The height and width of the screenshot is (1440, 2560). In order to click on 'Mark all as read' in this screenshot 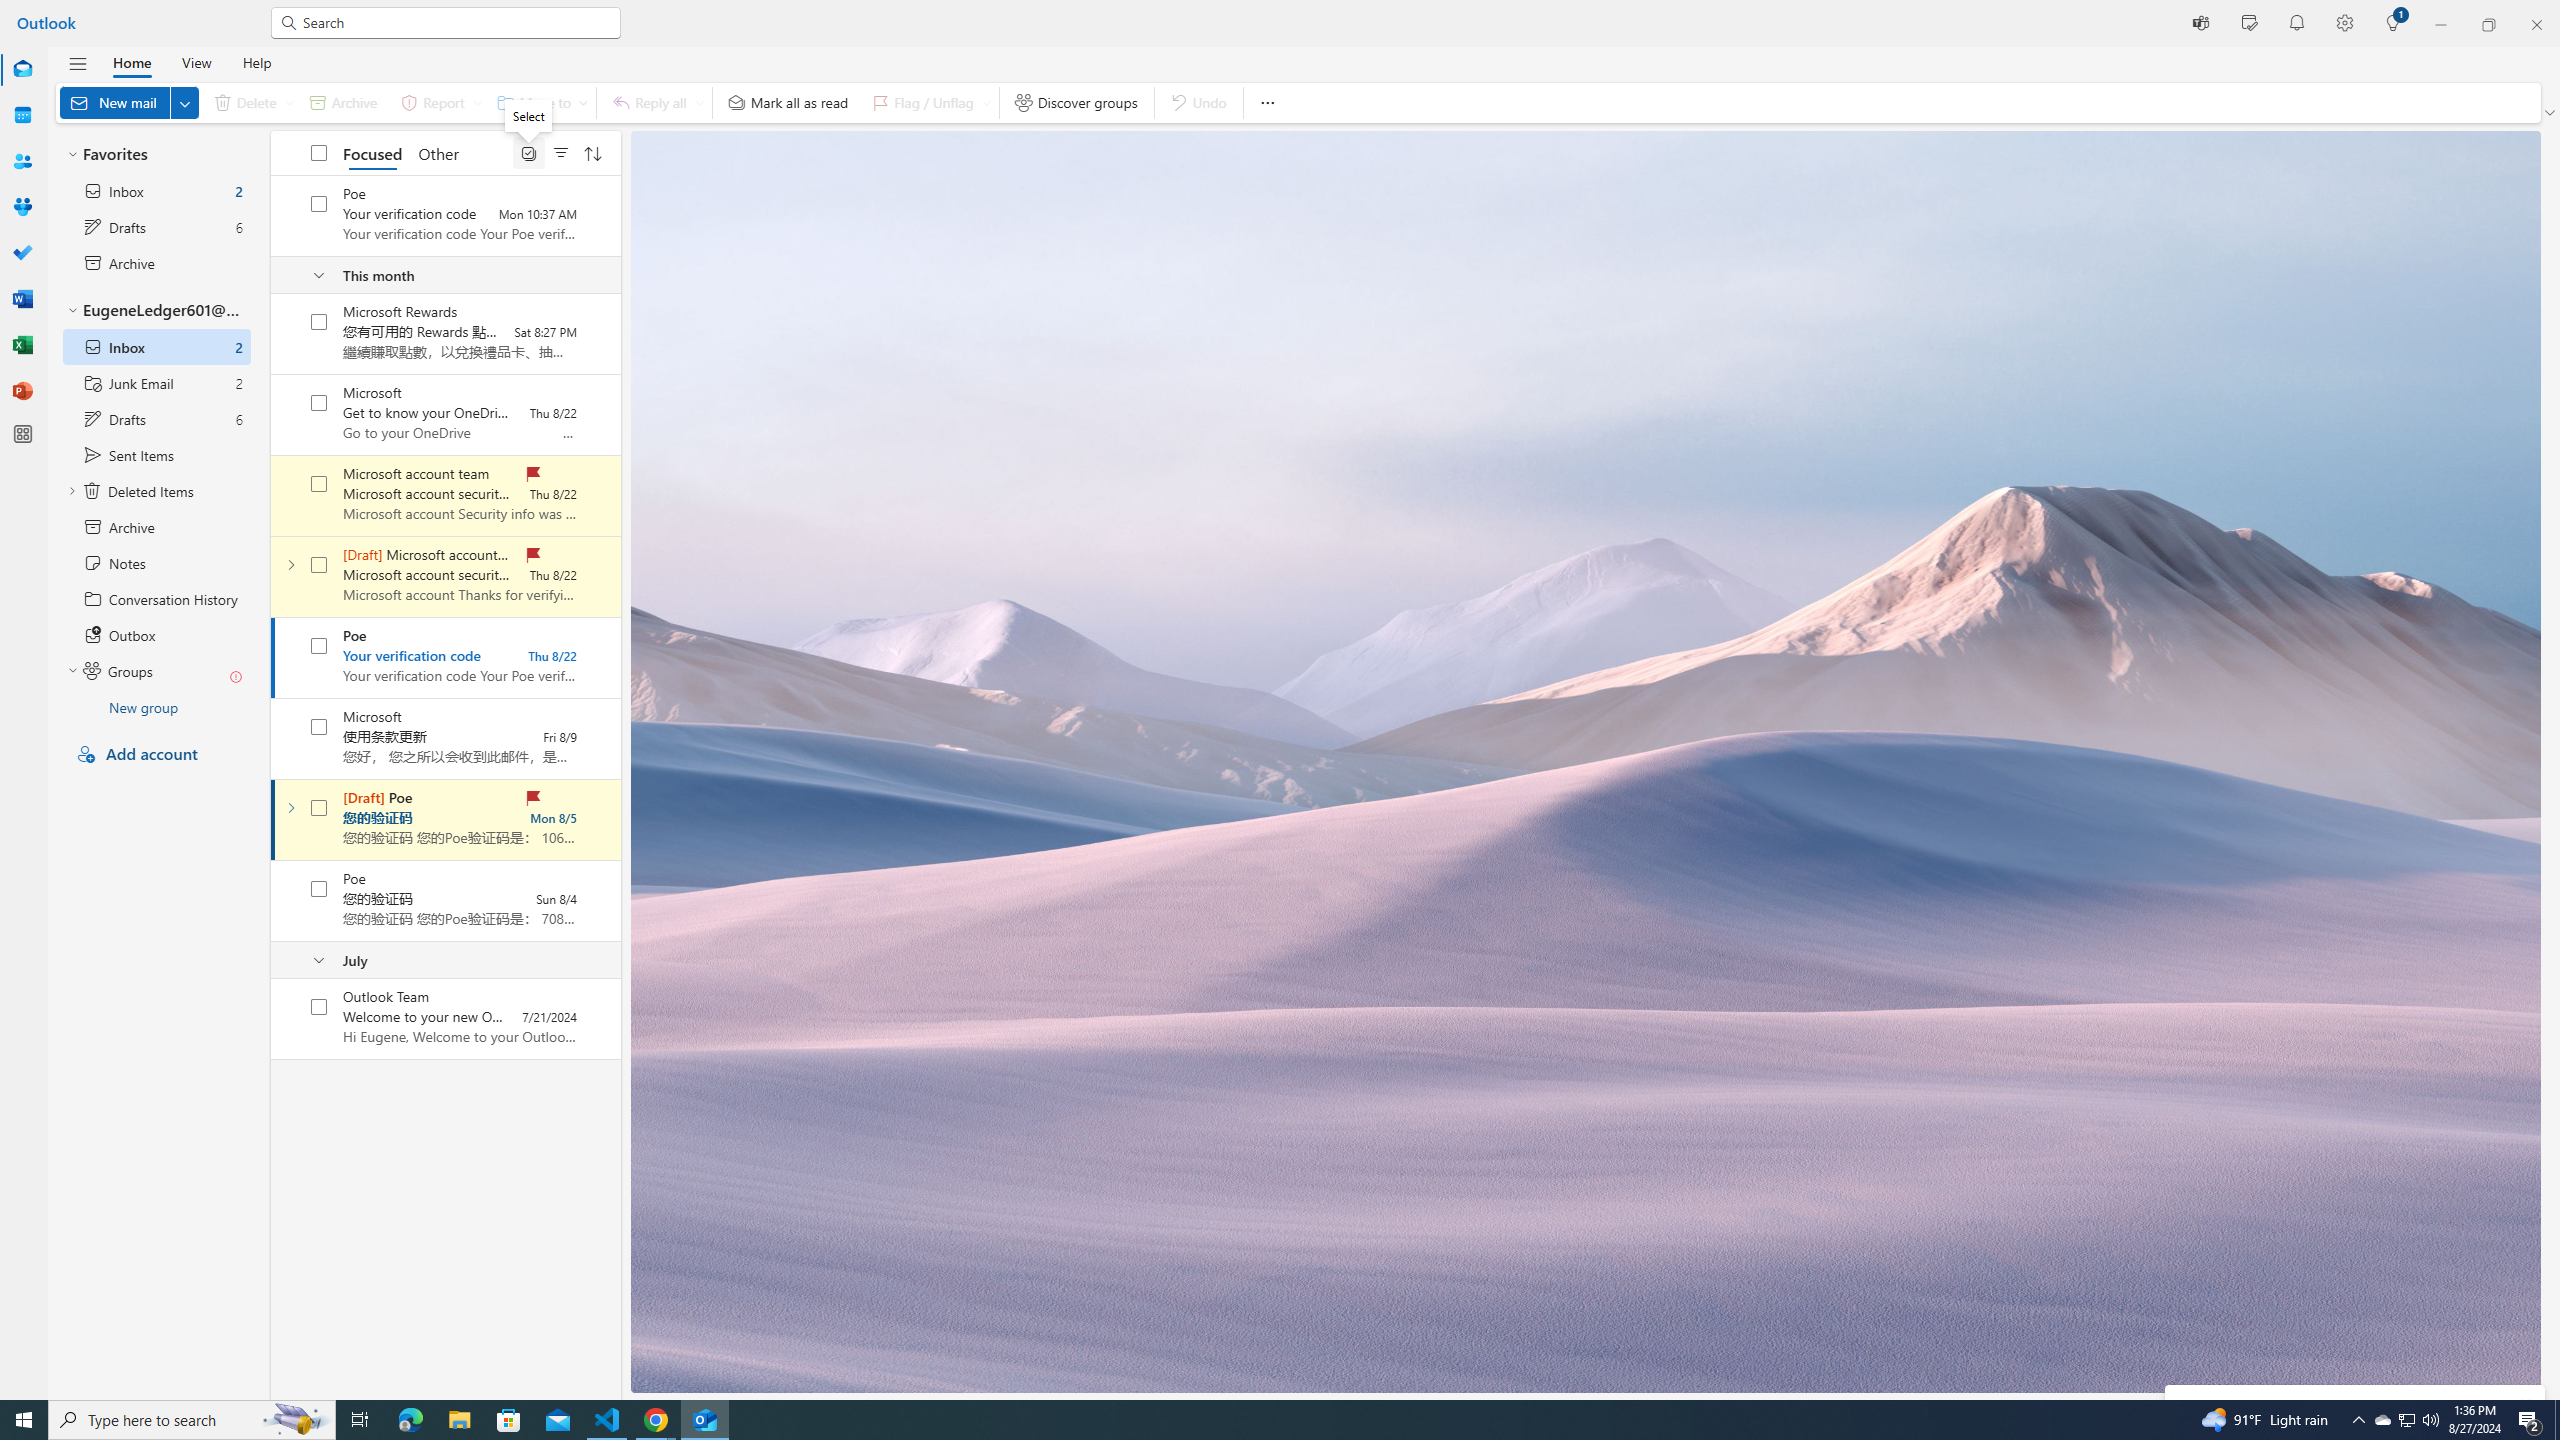, I will do `click(787, 102)`.